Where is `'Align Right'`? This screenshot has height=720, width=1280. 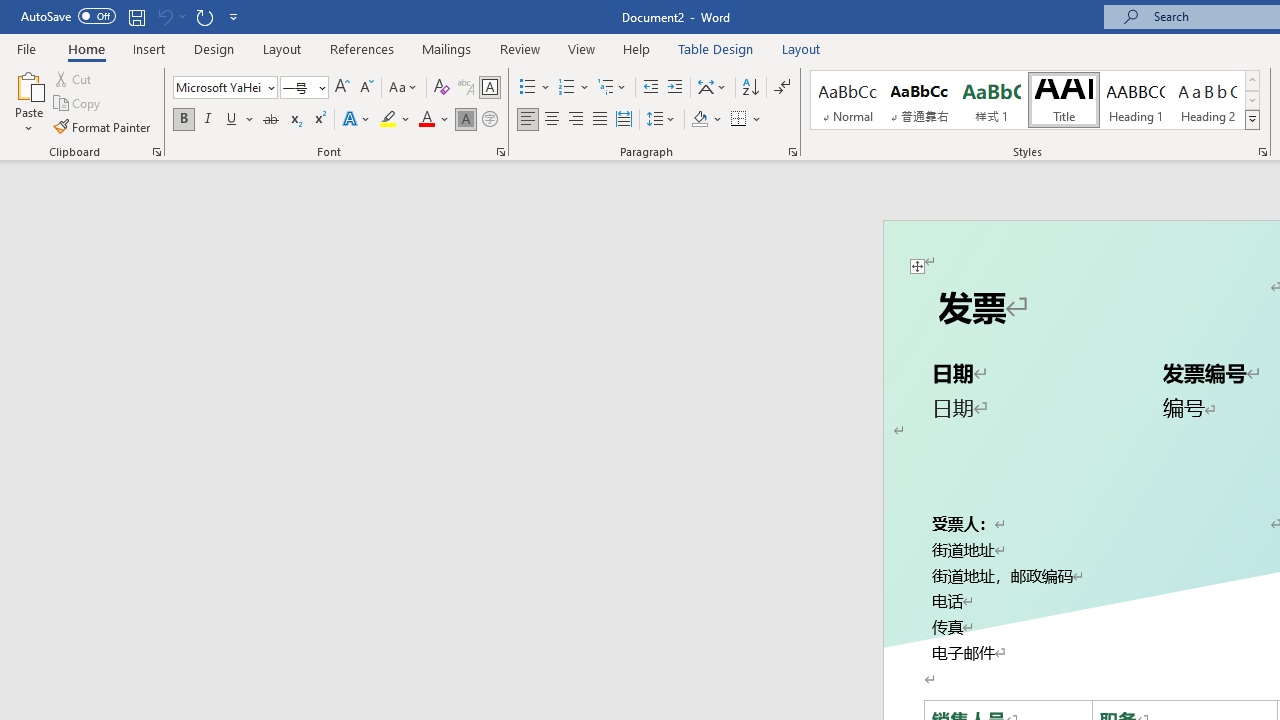
'Align Right' is located at coordinates (575, 119).